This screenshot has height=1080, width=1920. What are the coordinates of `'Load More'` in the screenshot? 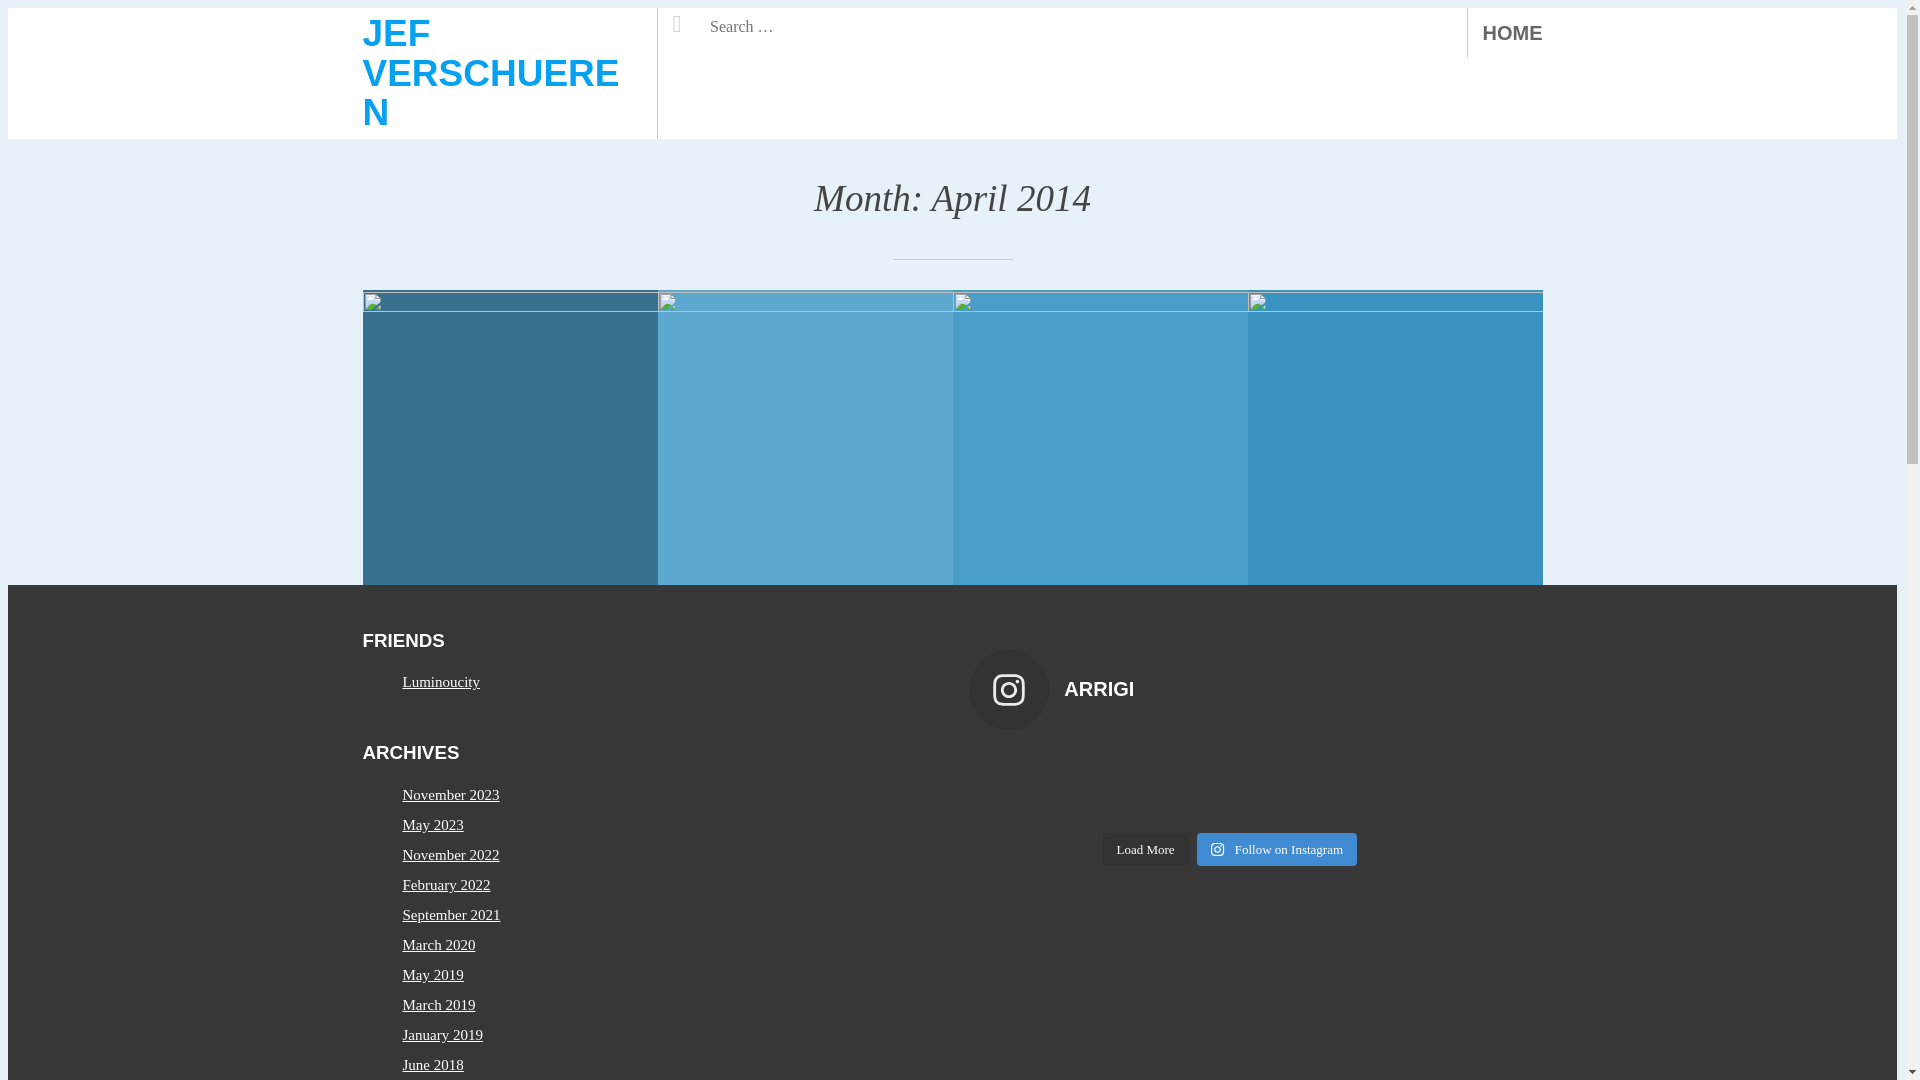 It's located at (1101, 849).